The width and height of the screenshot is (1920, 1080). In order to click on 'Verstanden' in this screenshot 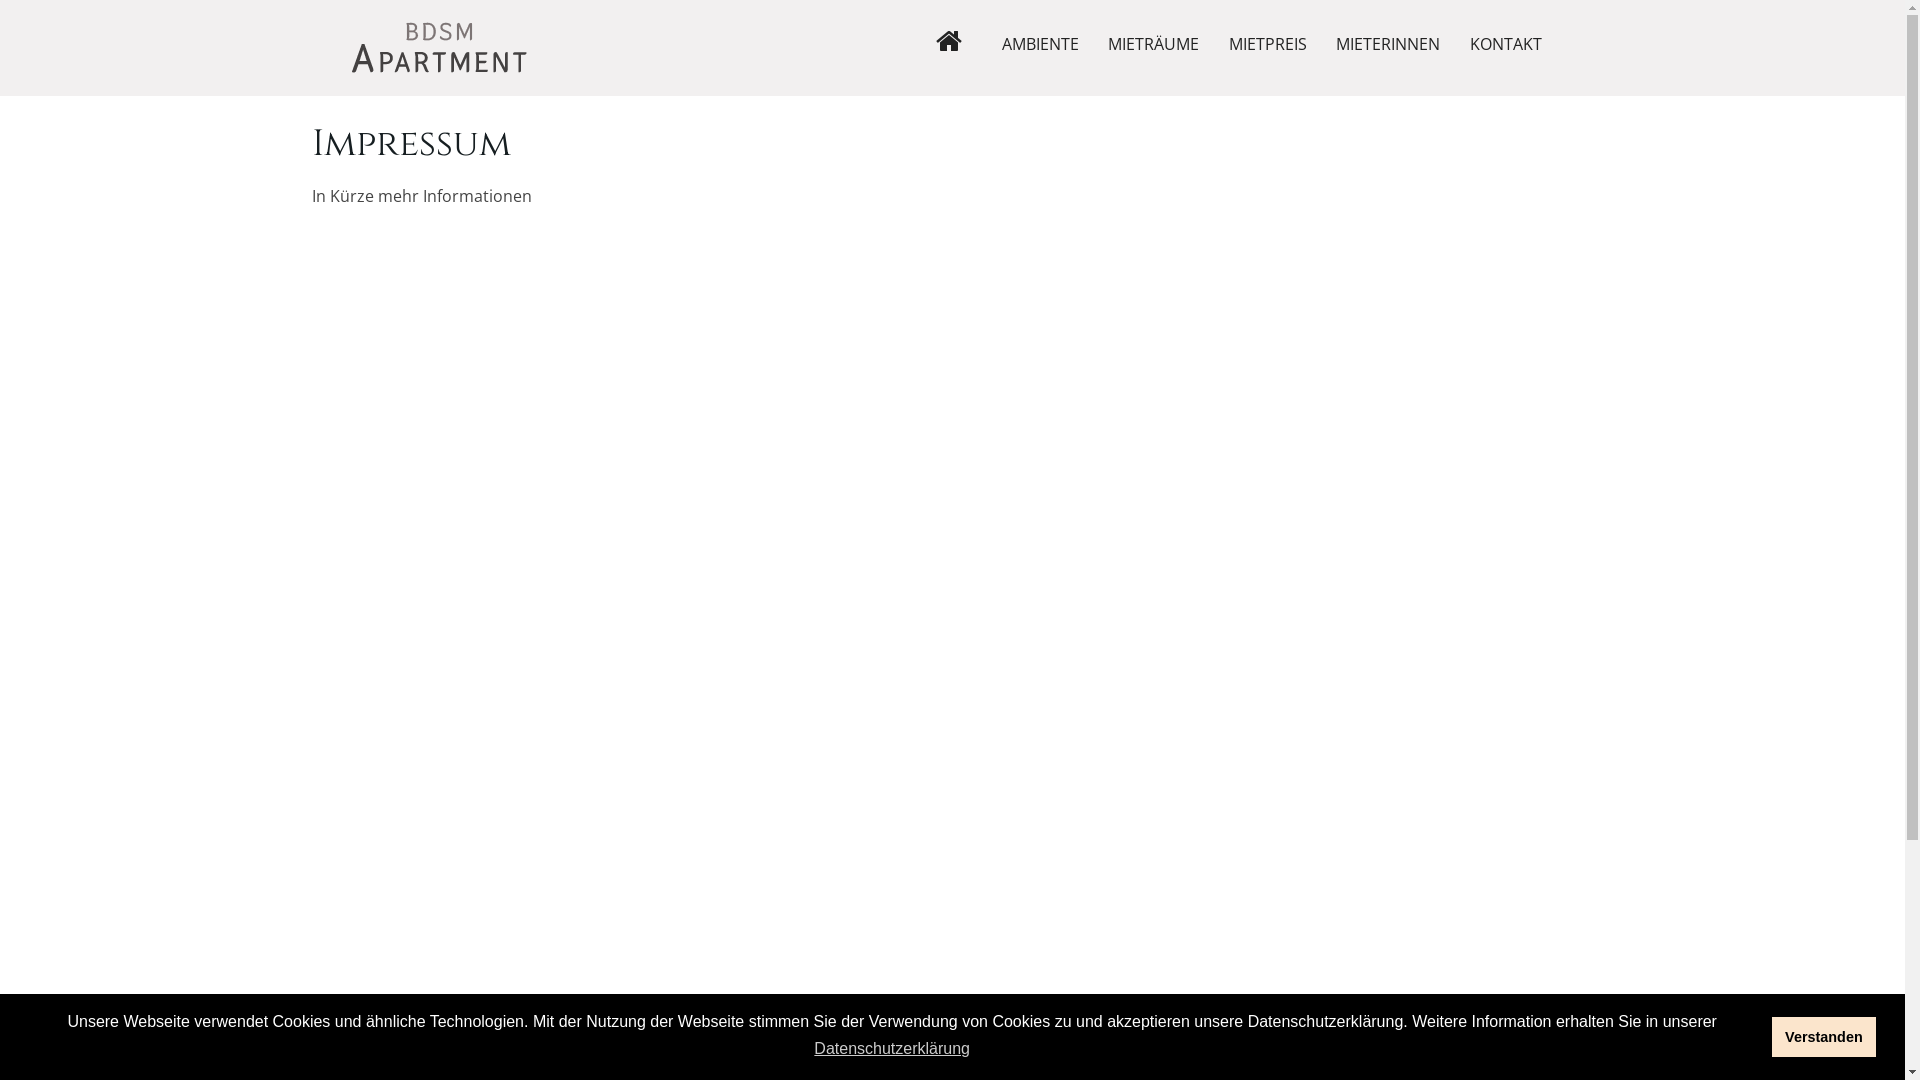, I will do `click(1771, 1036)`.